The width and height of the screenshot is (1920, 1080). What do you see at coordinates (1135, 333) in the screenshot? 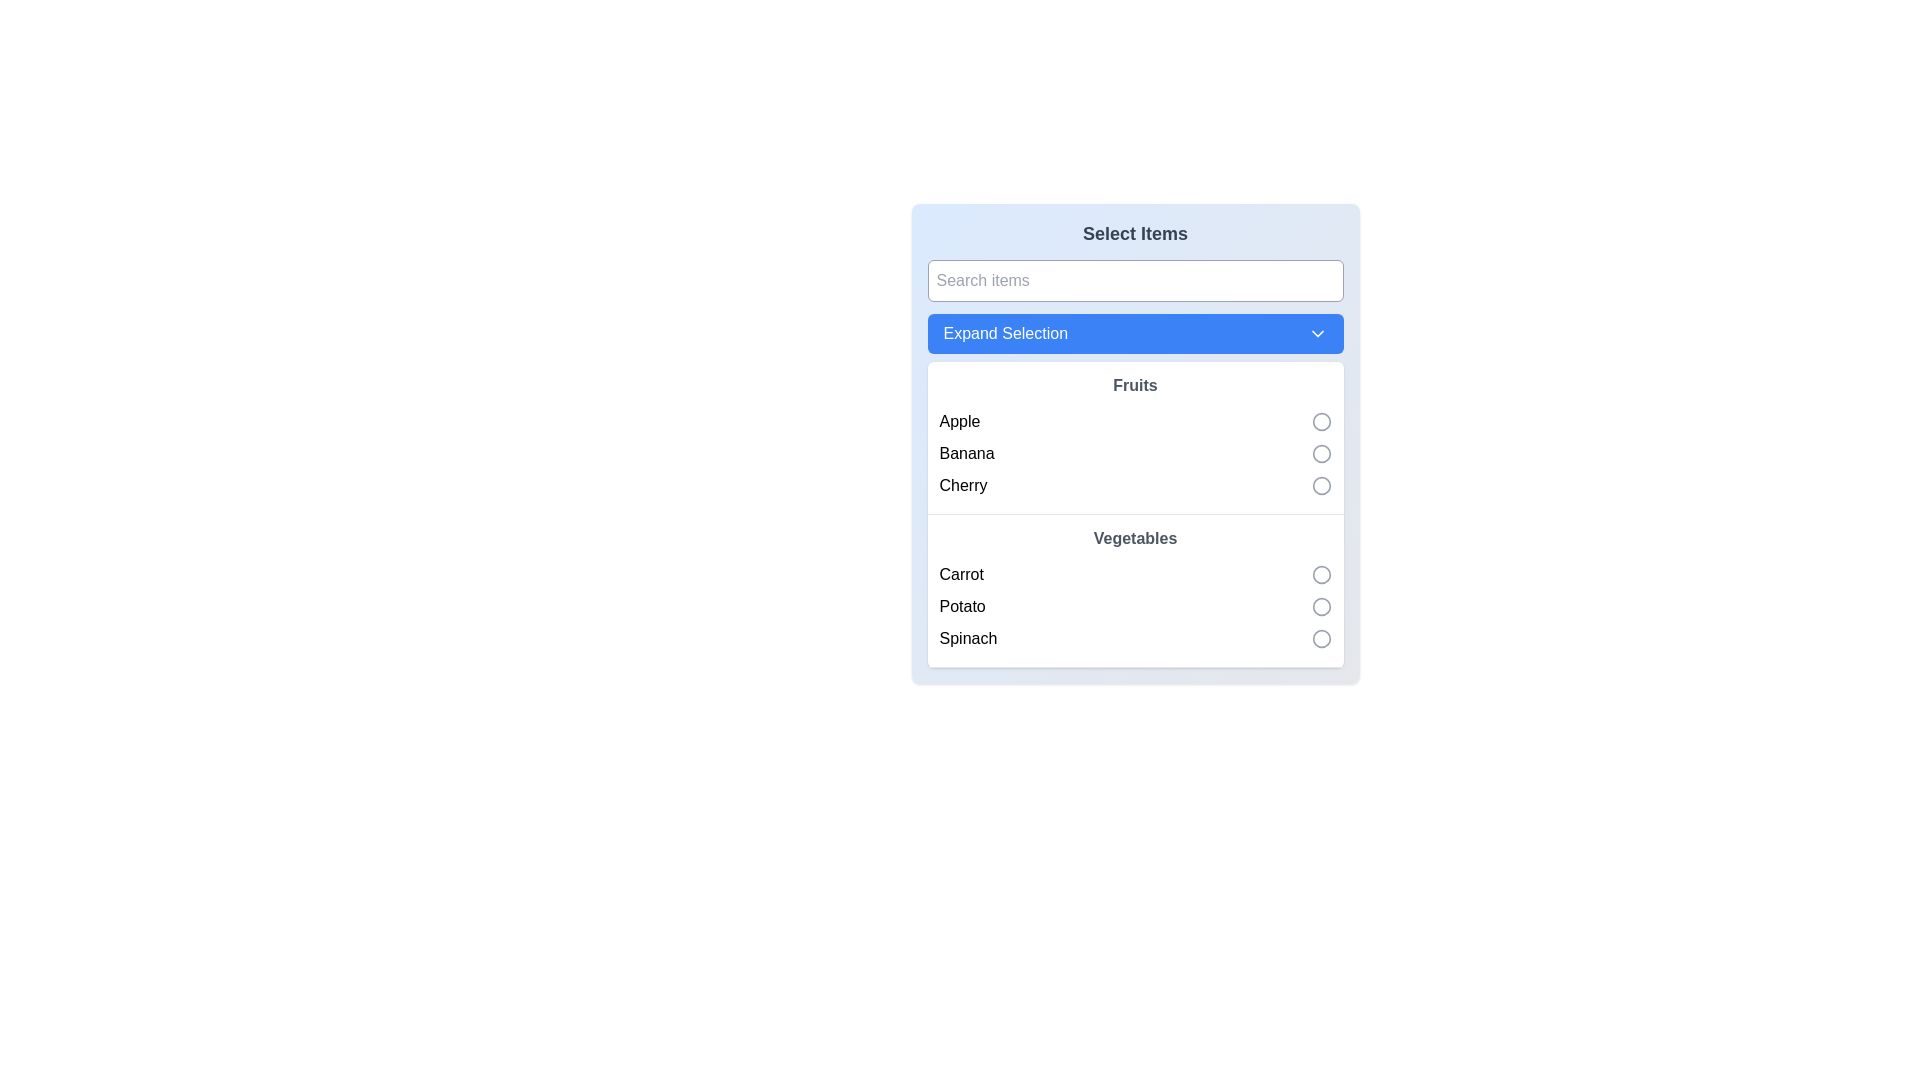
I see `the button located below the search box and above the 'Fruits' and 'Vegetables' section` at bounding box center [1135, 333].